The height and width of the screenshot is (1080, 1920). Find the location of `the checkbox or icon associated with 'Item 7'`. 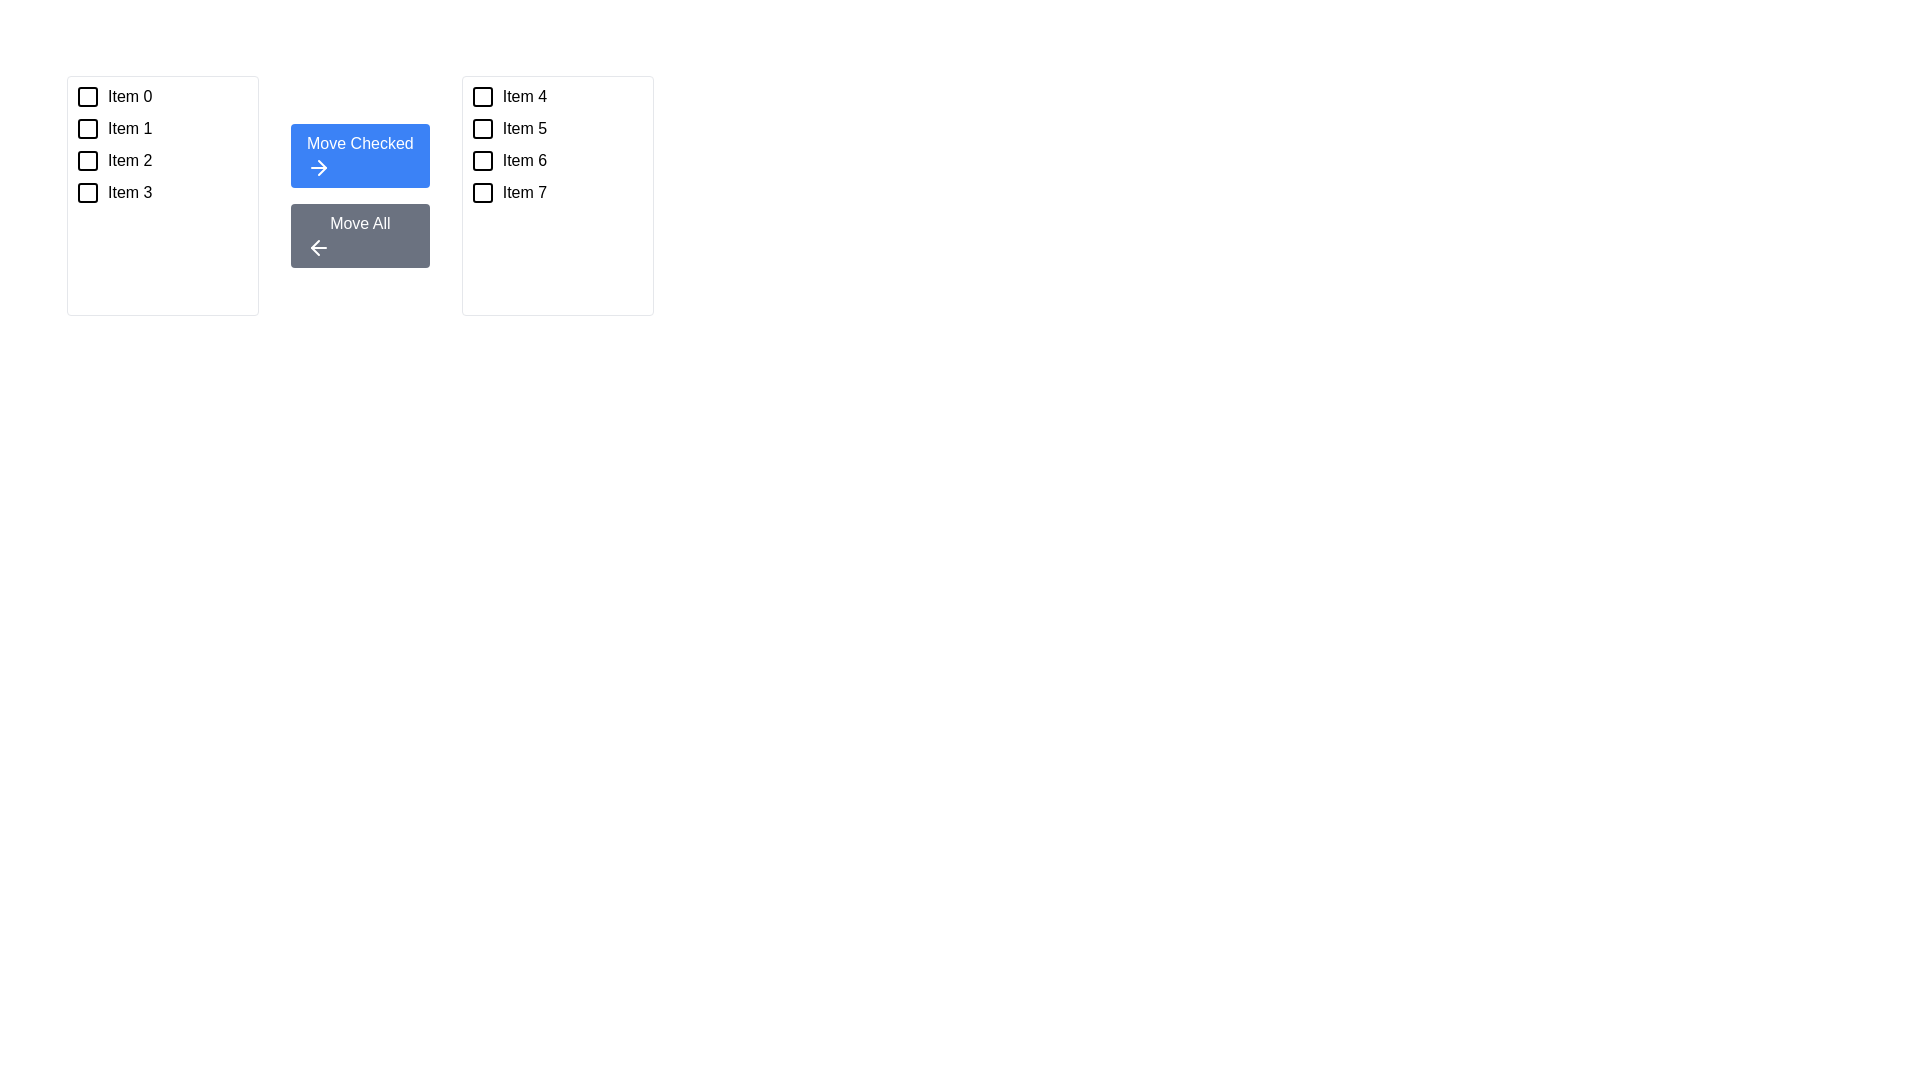

the checkbox or icon associated with 'Item 7' is located at coordinates (482, 192).